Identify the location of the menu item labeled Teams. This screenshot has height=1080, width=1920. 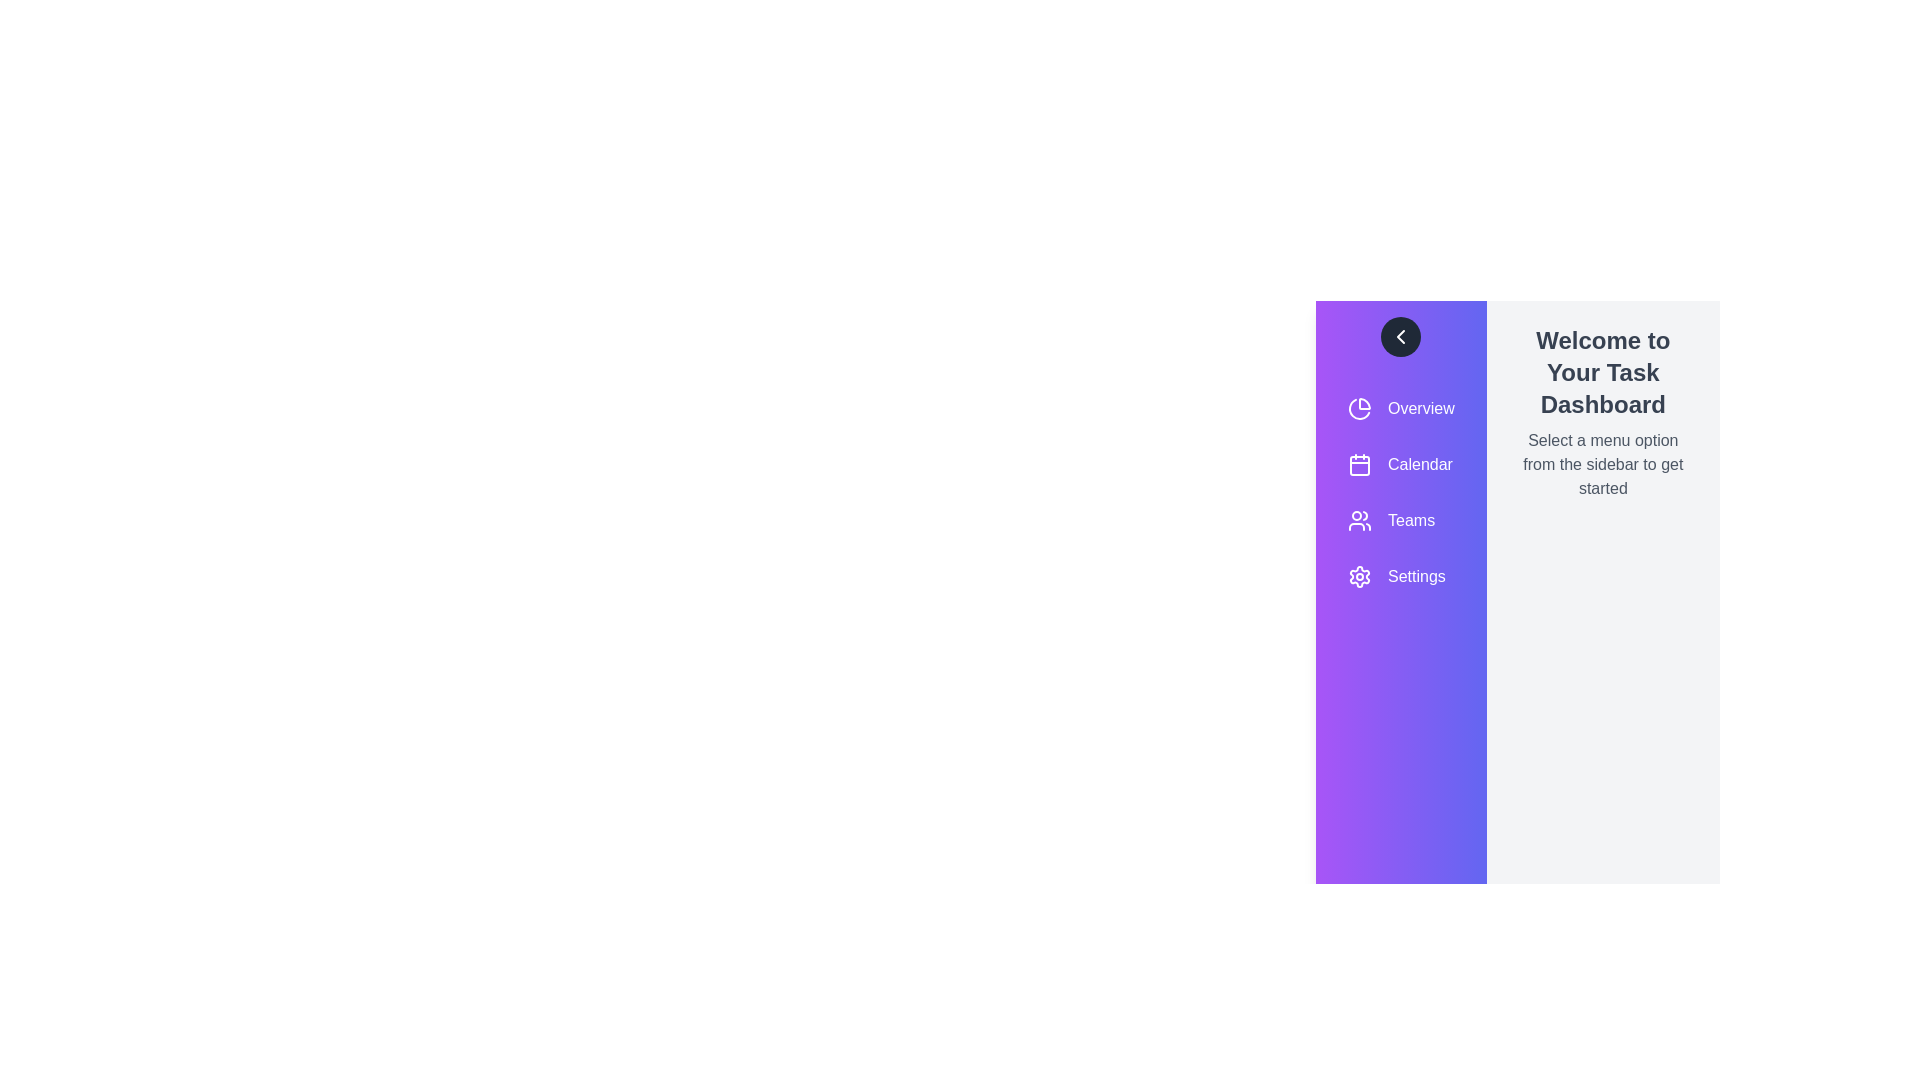
(1400, 519).